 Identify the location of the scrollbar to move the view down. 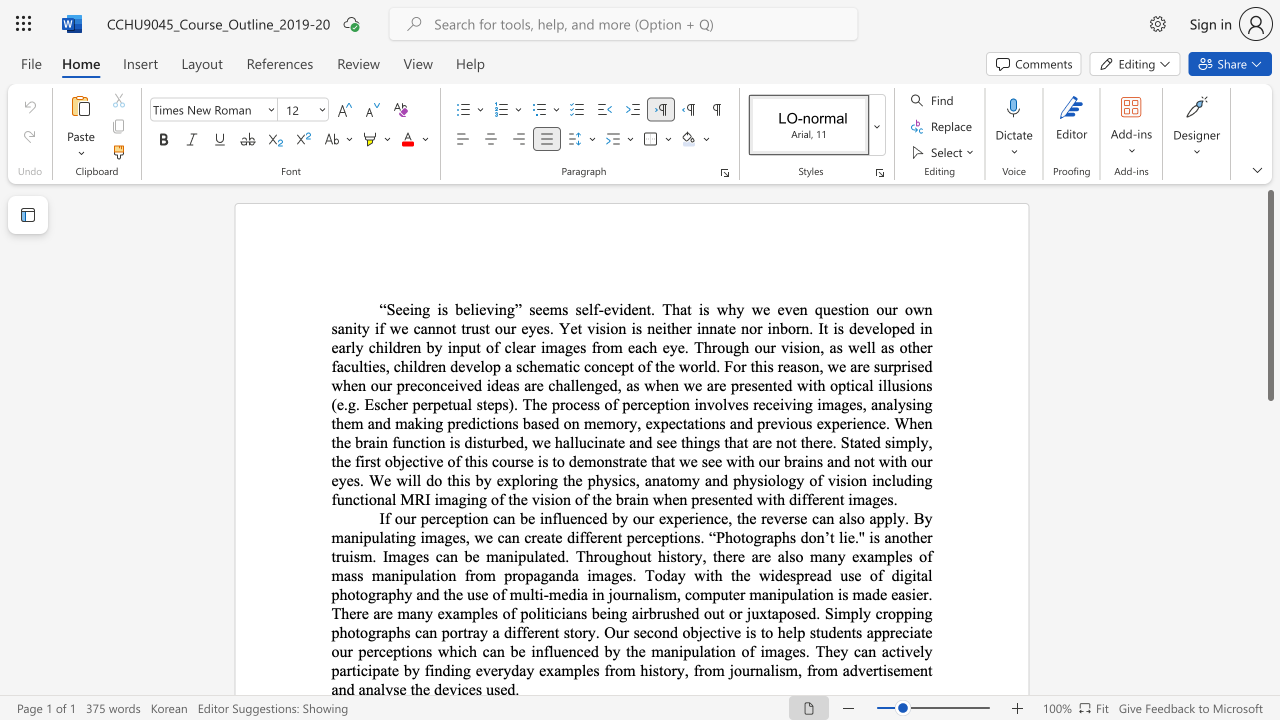
(1269, 630).